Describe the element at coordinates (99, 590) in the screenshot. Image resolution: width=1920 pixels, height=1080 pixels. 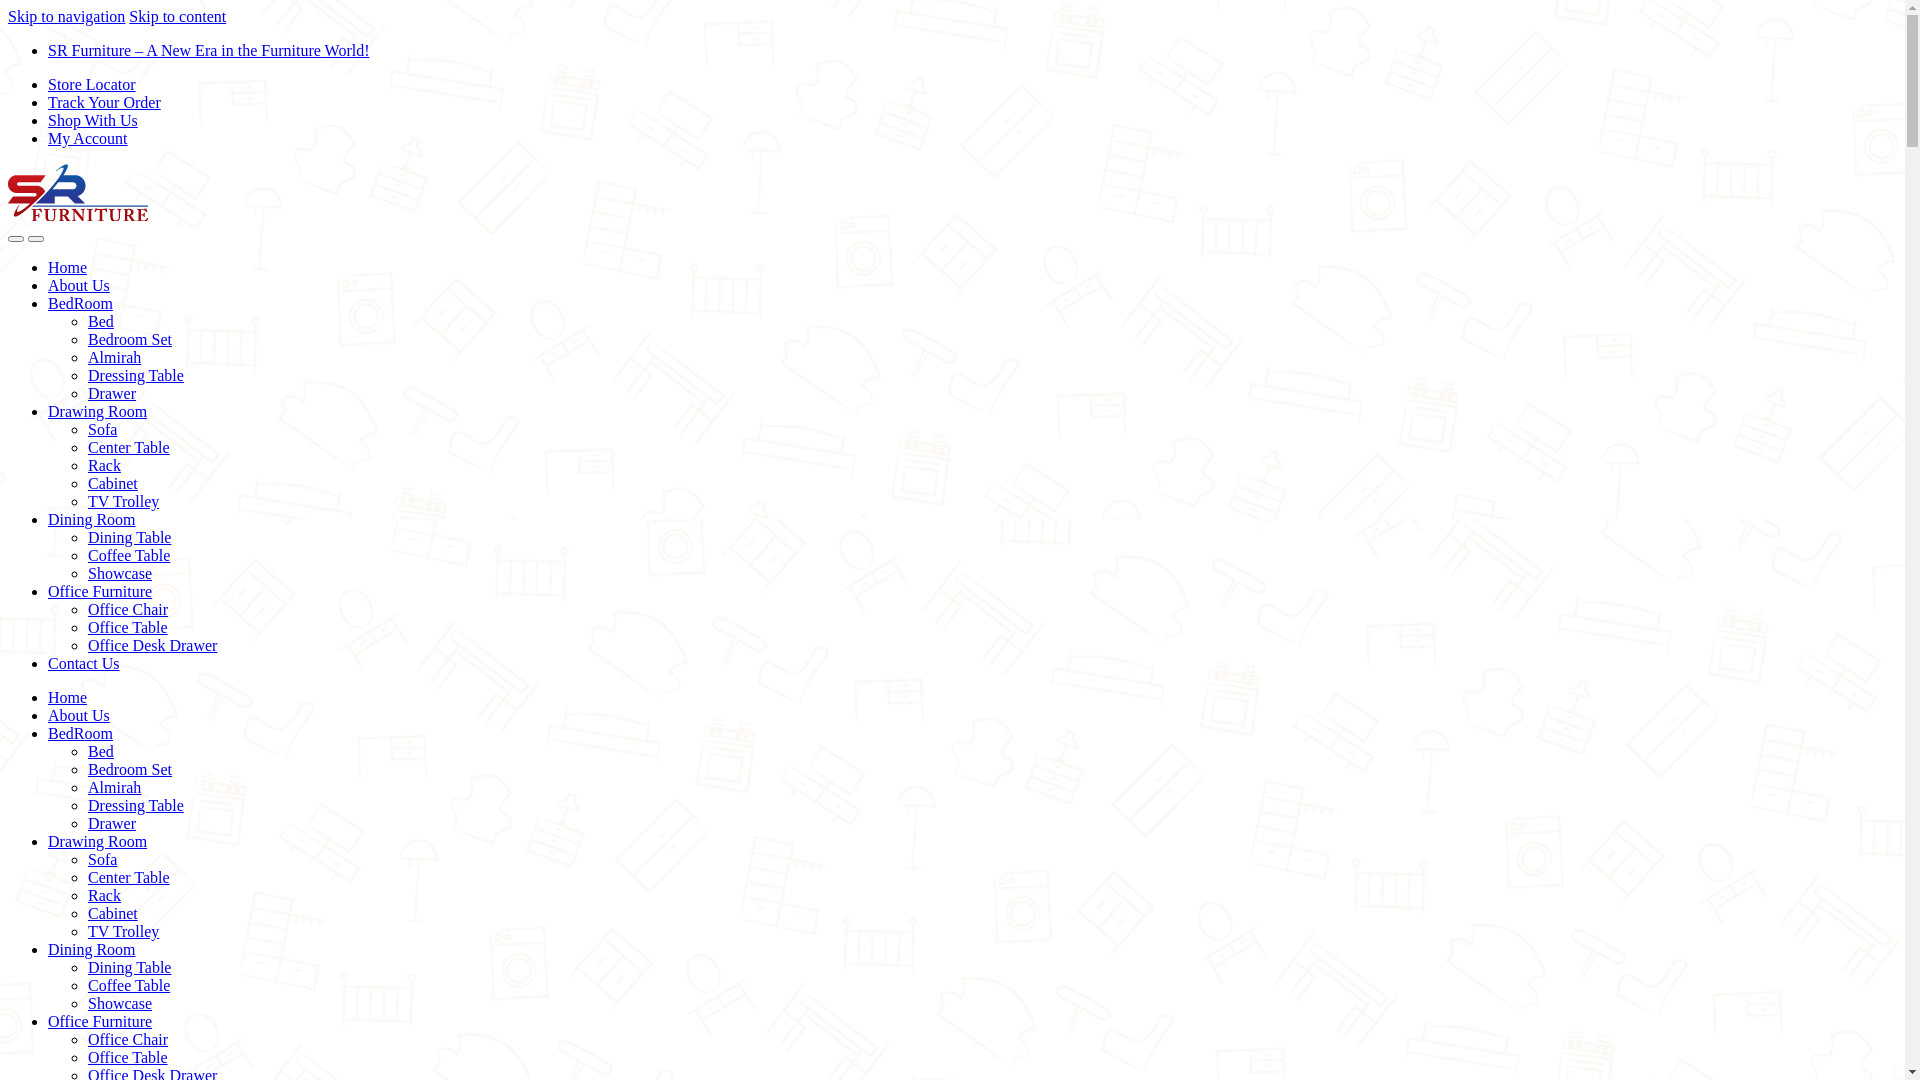
I see `'Office Furniture'` at that location.